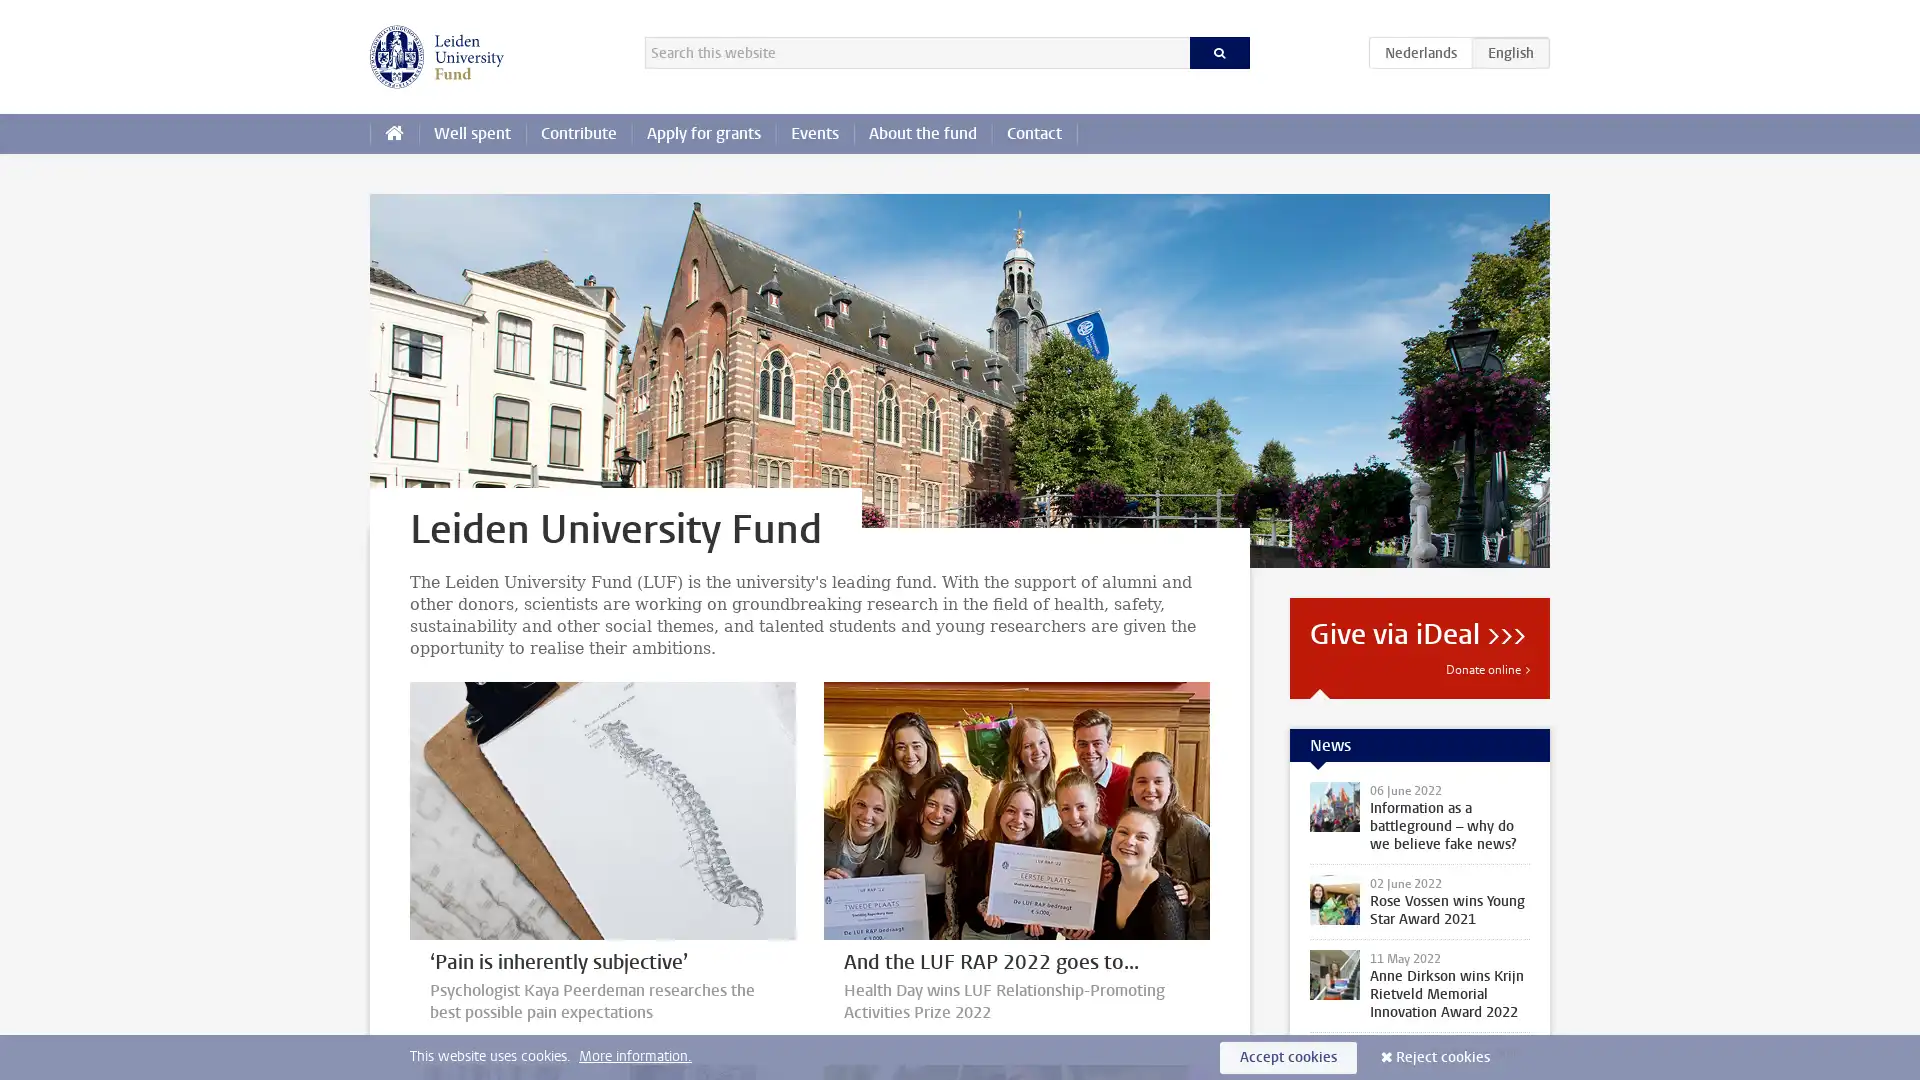 The width and height of the screenshot is (1920, 1080). What do you see at coordinates (1288, 1056) in the screenshot?
I see `Accept cookies` at bounding box center [1288, 1056].